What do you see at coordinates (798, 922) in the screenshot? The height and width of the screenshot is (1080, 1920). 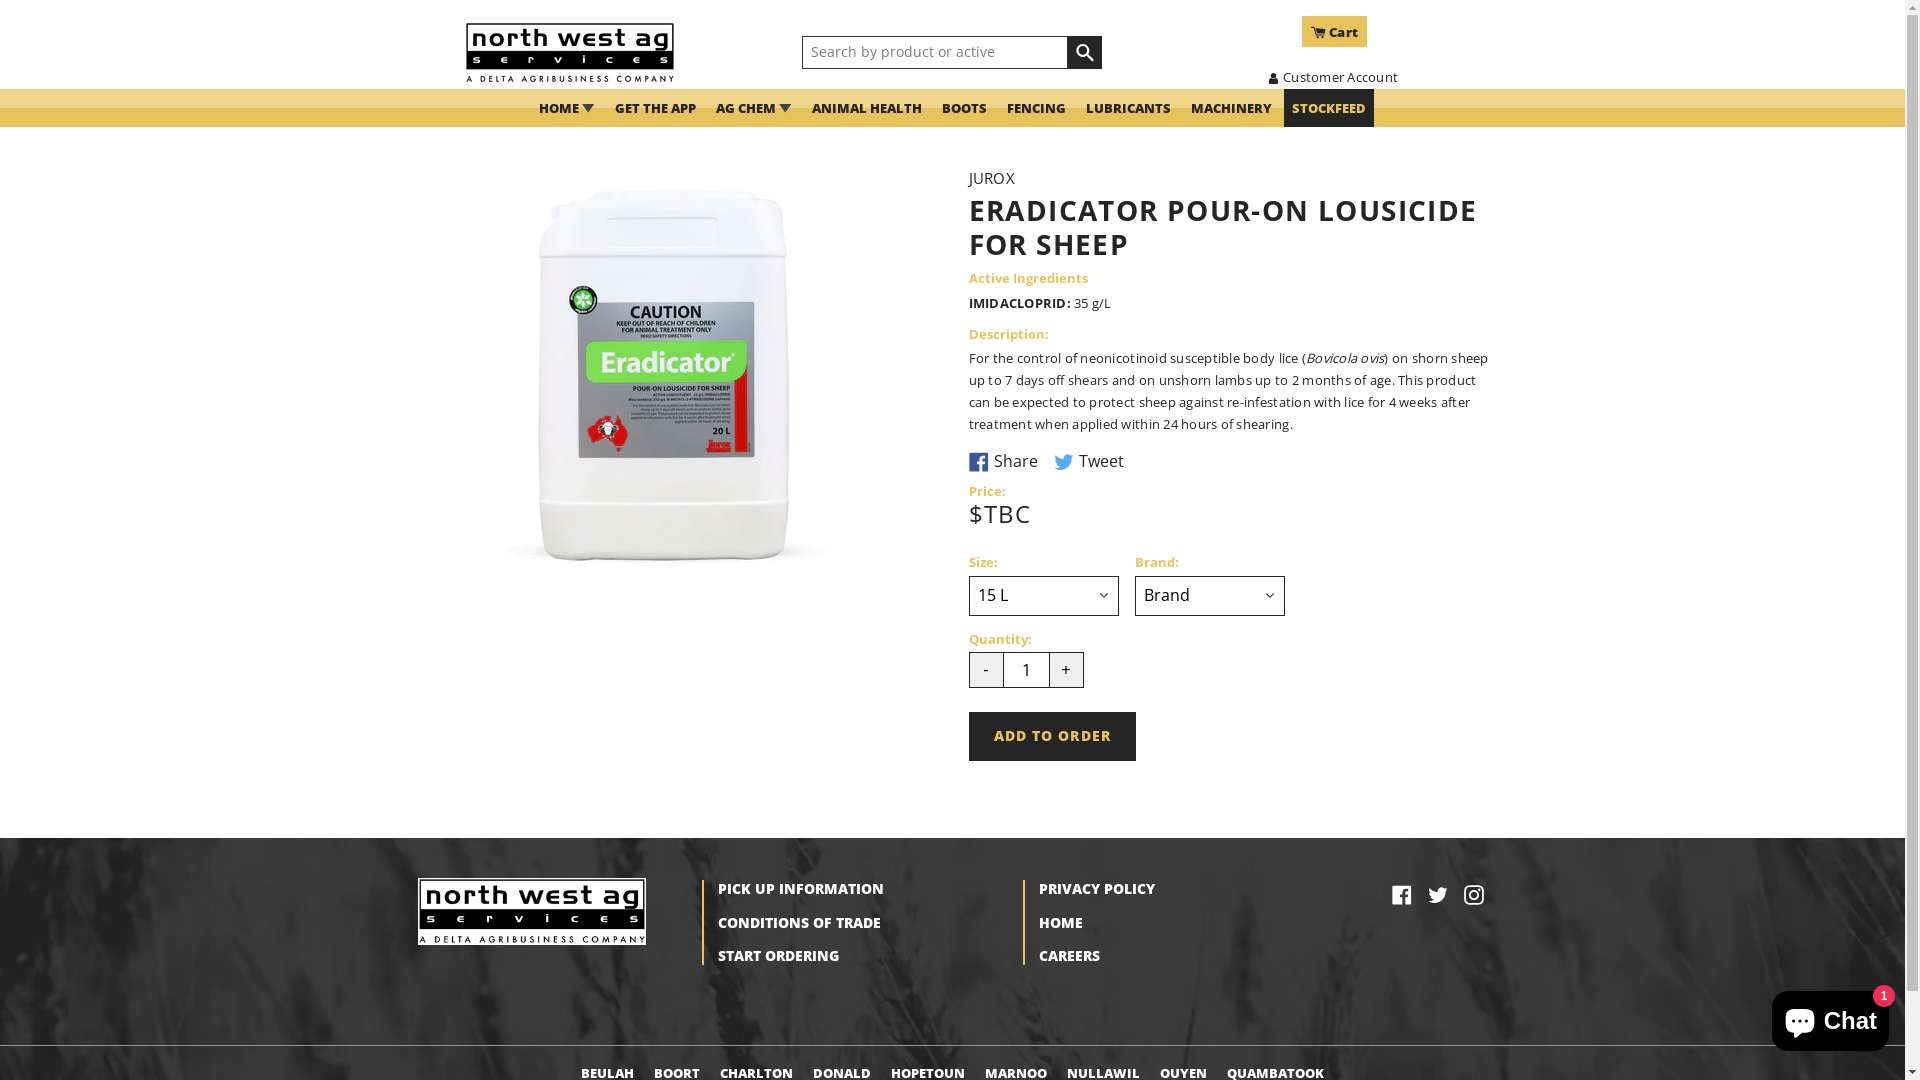 I see `'CONDITIONS OF TRADE'` at bounding box center [798, 922].